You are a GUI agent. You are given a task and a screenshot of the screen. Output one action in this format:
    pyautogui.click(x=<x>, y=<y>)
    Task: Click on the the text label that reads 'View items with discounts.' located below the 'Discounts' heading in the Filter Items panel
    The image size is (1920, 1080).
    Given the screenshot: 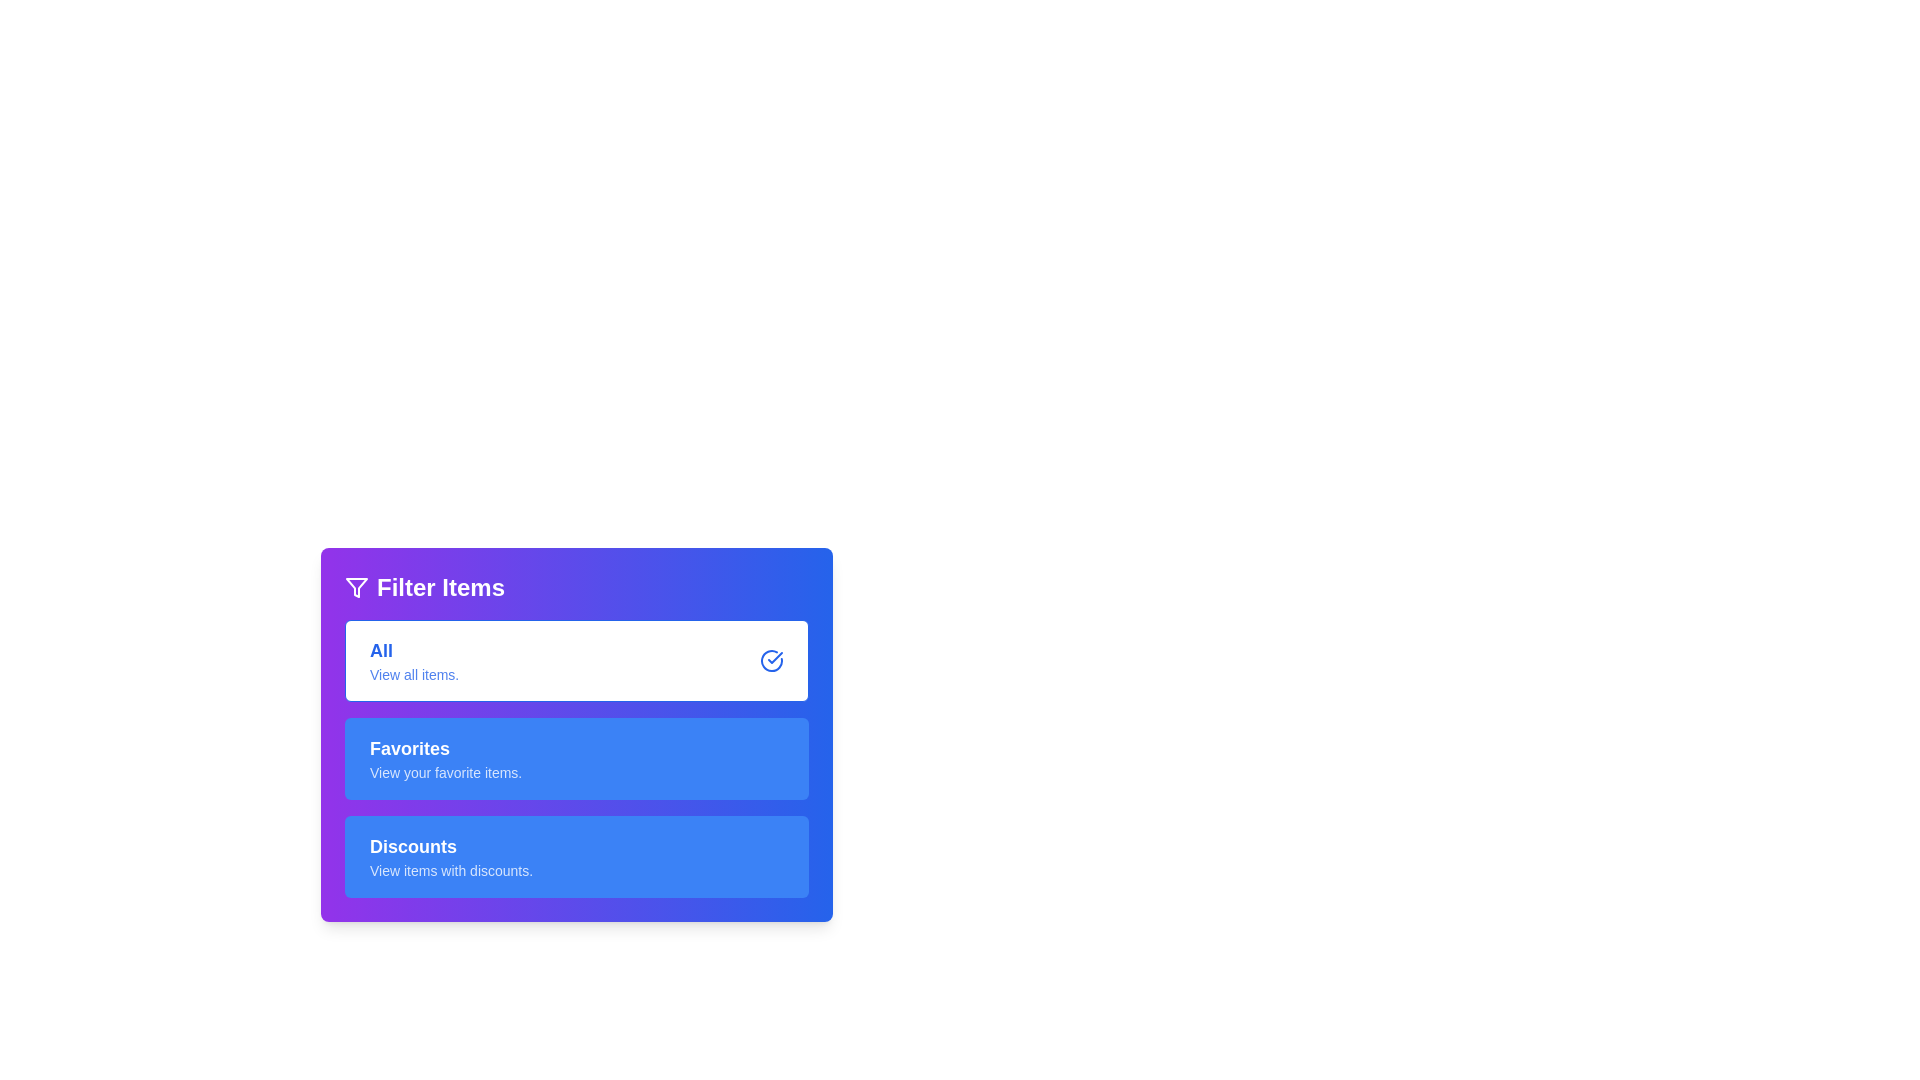 What is the action you would take?
    pyautogui.click(x=450, y=870)
    